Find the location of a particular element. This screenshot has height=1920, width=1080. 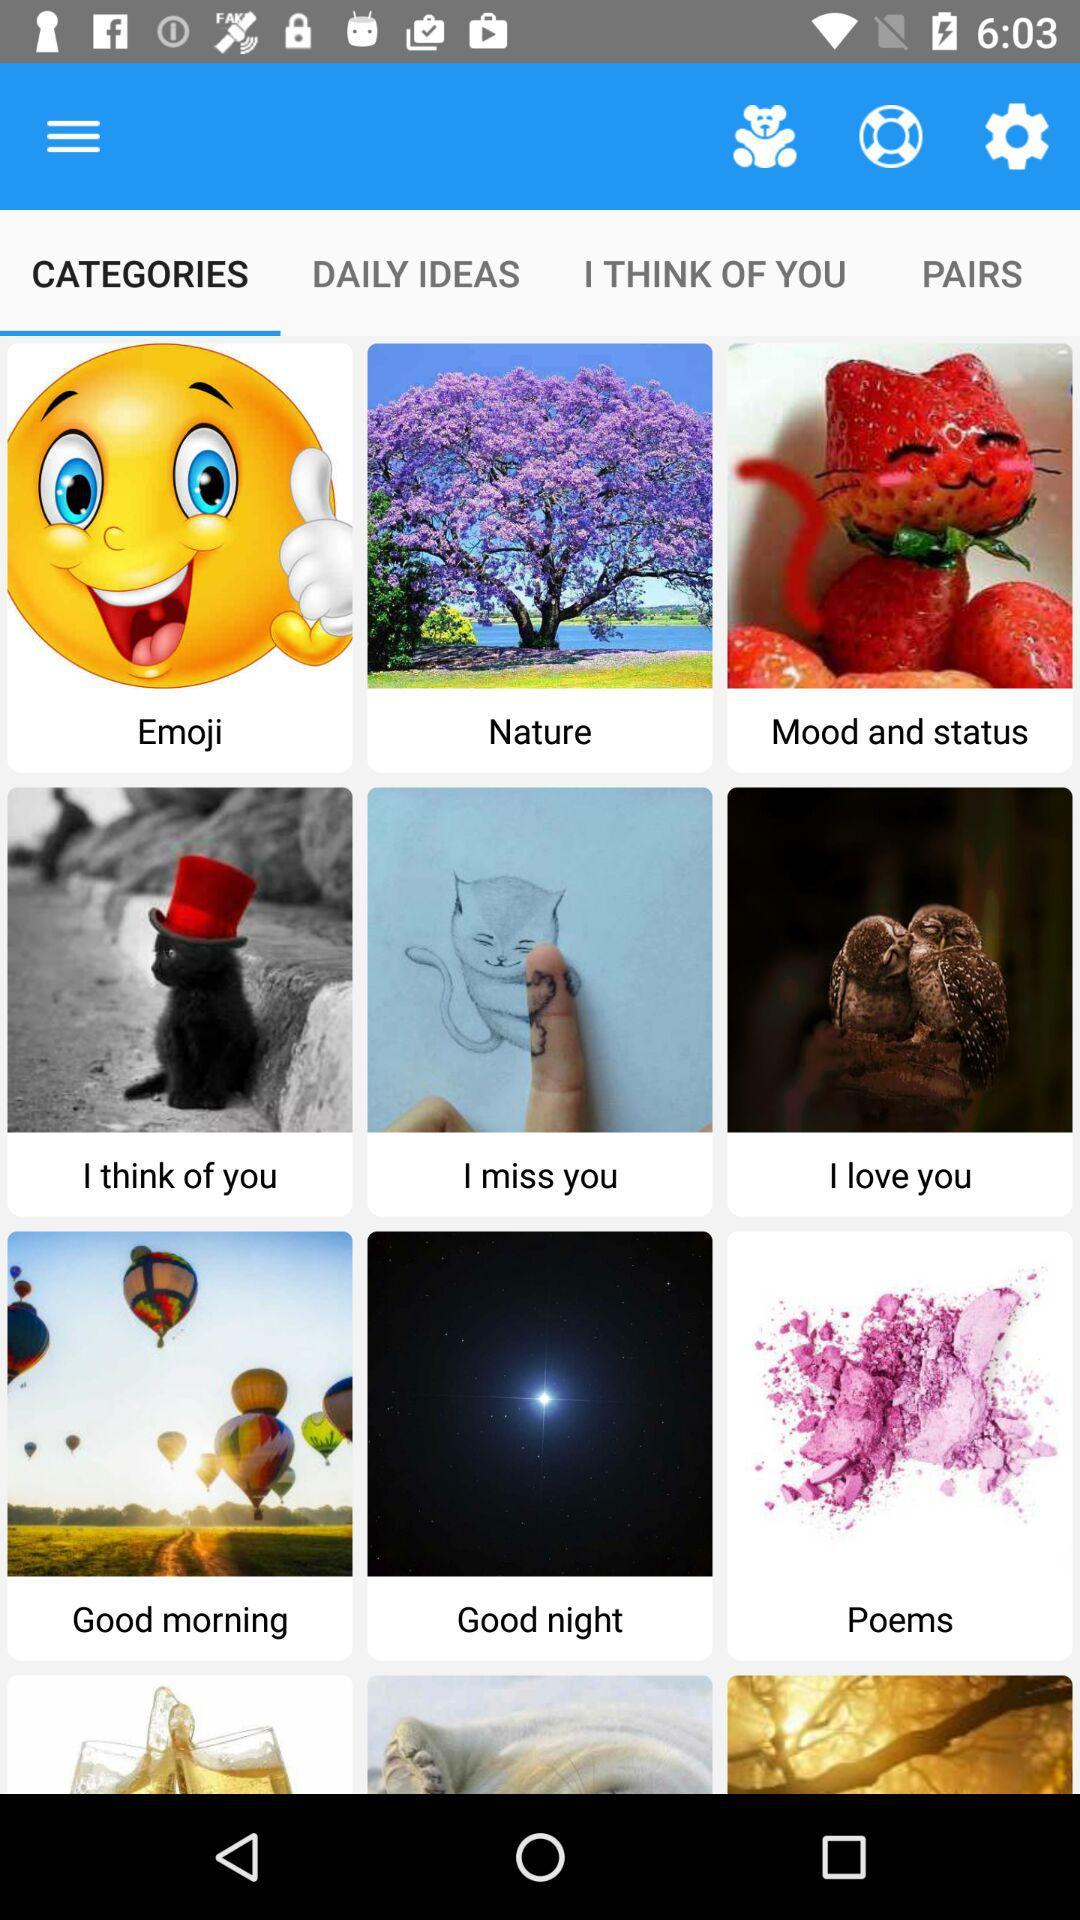

item above the i think of icon is located at coordinates (764, 135).